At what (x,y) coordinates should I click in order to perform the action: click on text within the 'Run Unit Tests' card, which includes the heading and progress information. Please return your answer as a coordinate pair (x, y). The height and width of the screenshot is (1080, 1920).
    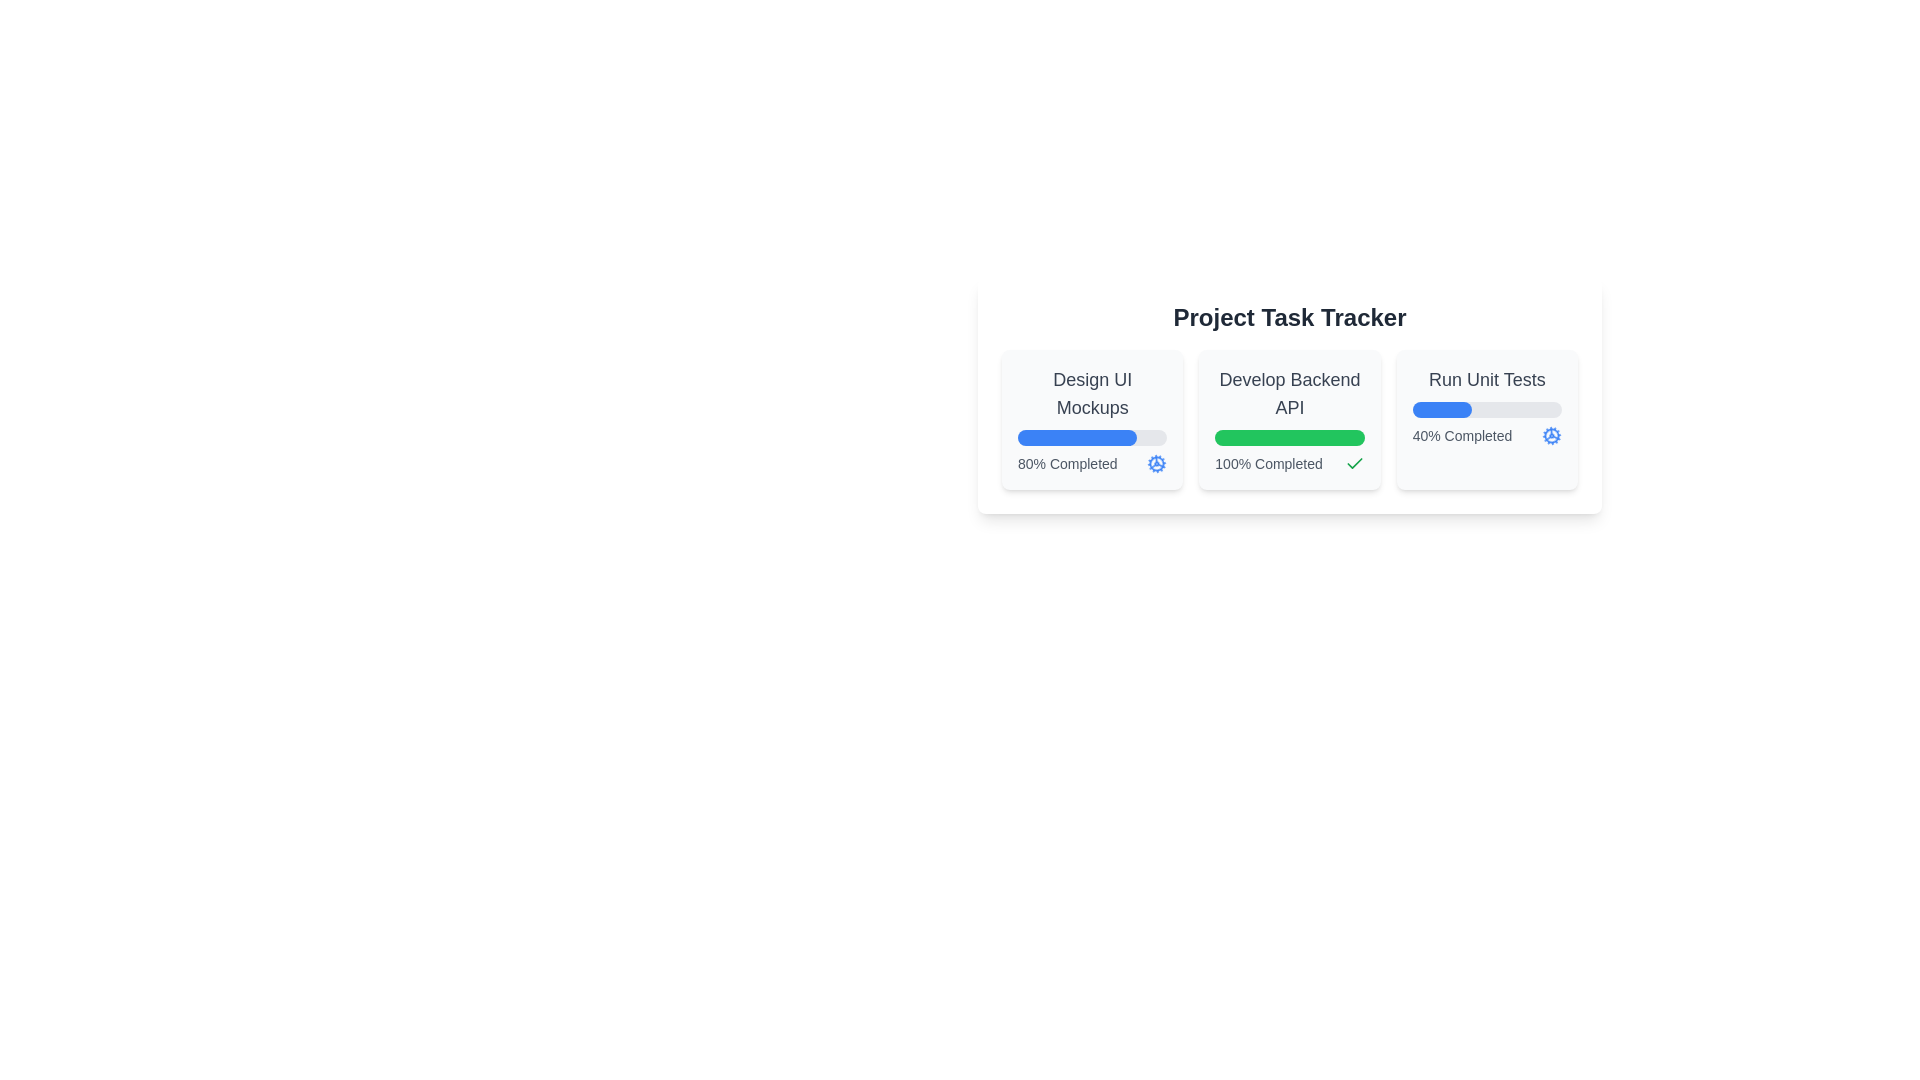
    Looking at the image, I should click on (1487, 419).